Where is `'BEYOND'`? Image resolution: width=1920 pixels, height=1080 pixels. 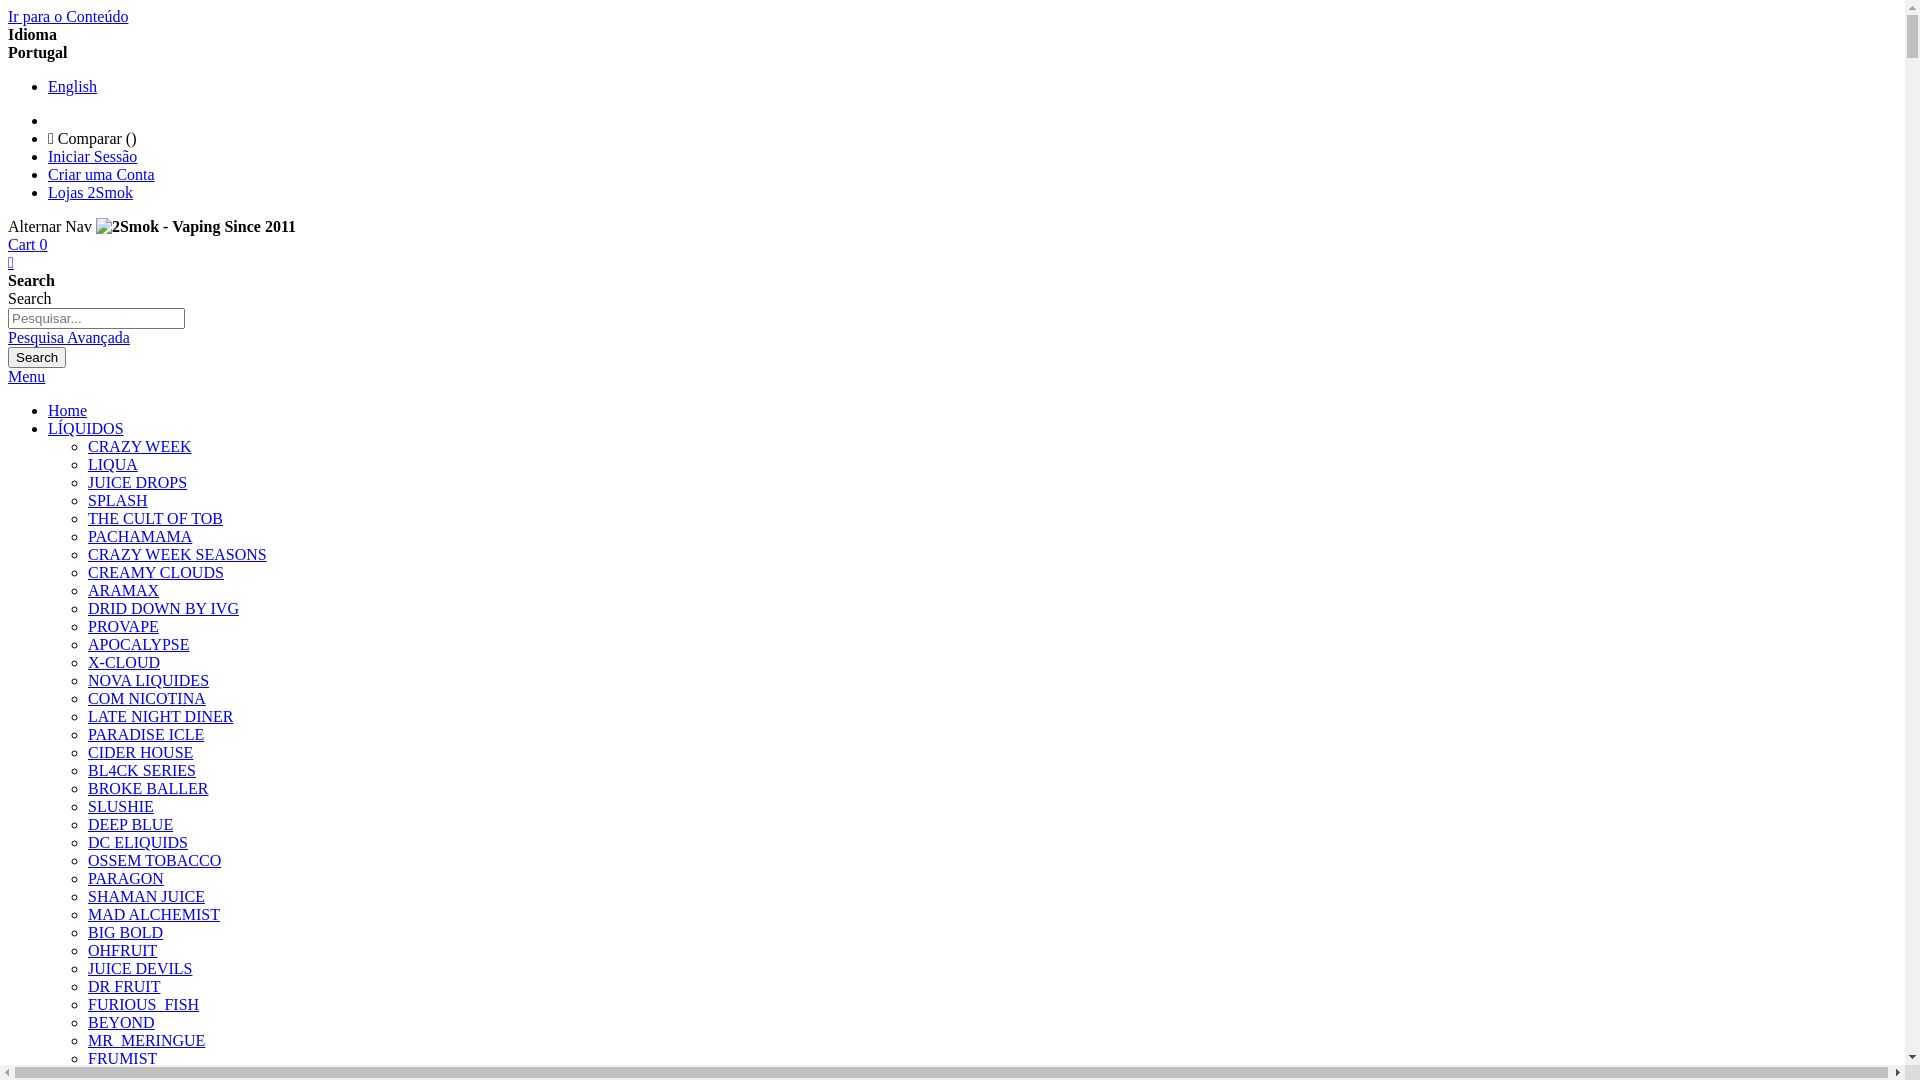
'BEYOND' is located at coordinates (86, 1022).